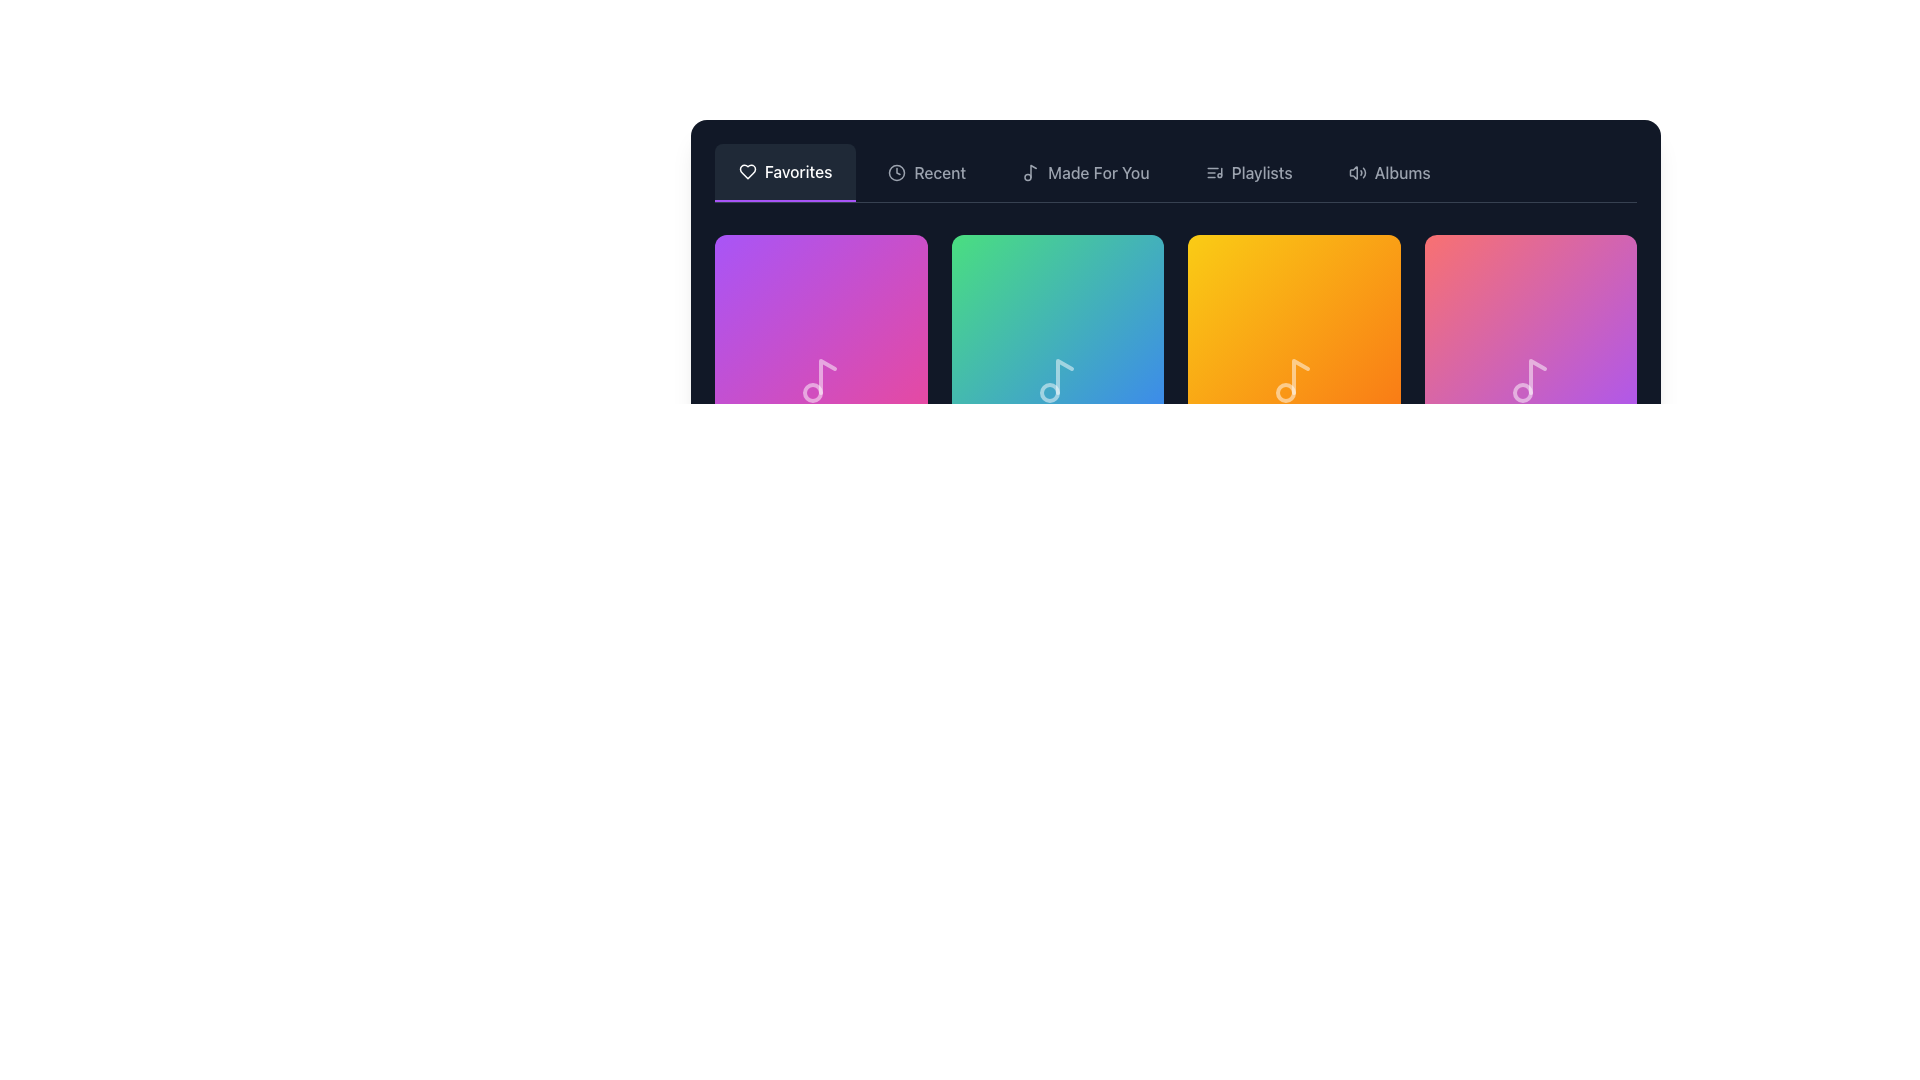  What do you see at coordinates (1367, 265) in the screenshot?
I see `the button located in the top-right corner of the control group` at bounding box center [1367, 265].